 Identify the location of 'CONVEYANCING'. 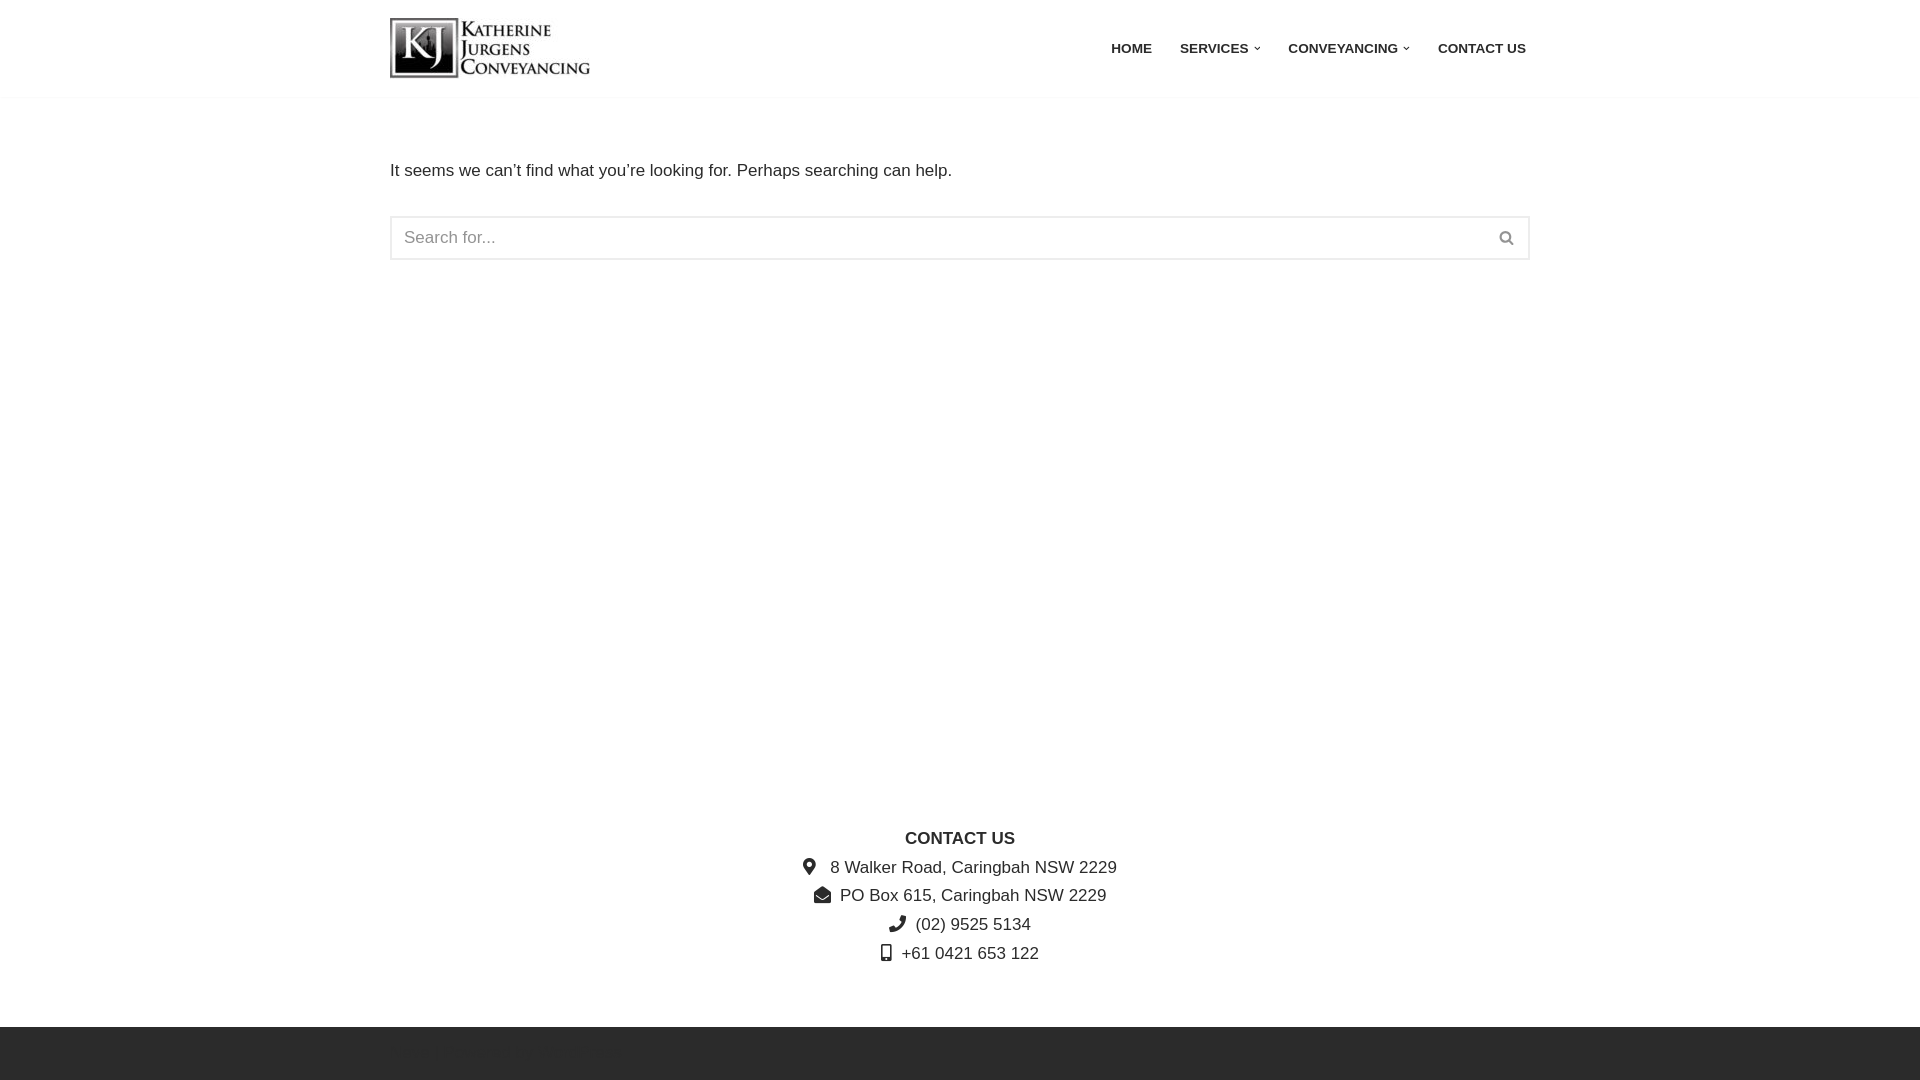
(1343, 47).